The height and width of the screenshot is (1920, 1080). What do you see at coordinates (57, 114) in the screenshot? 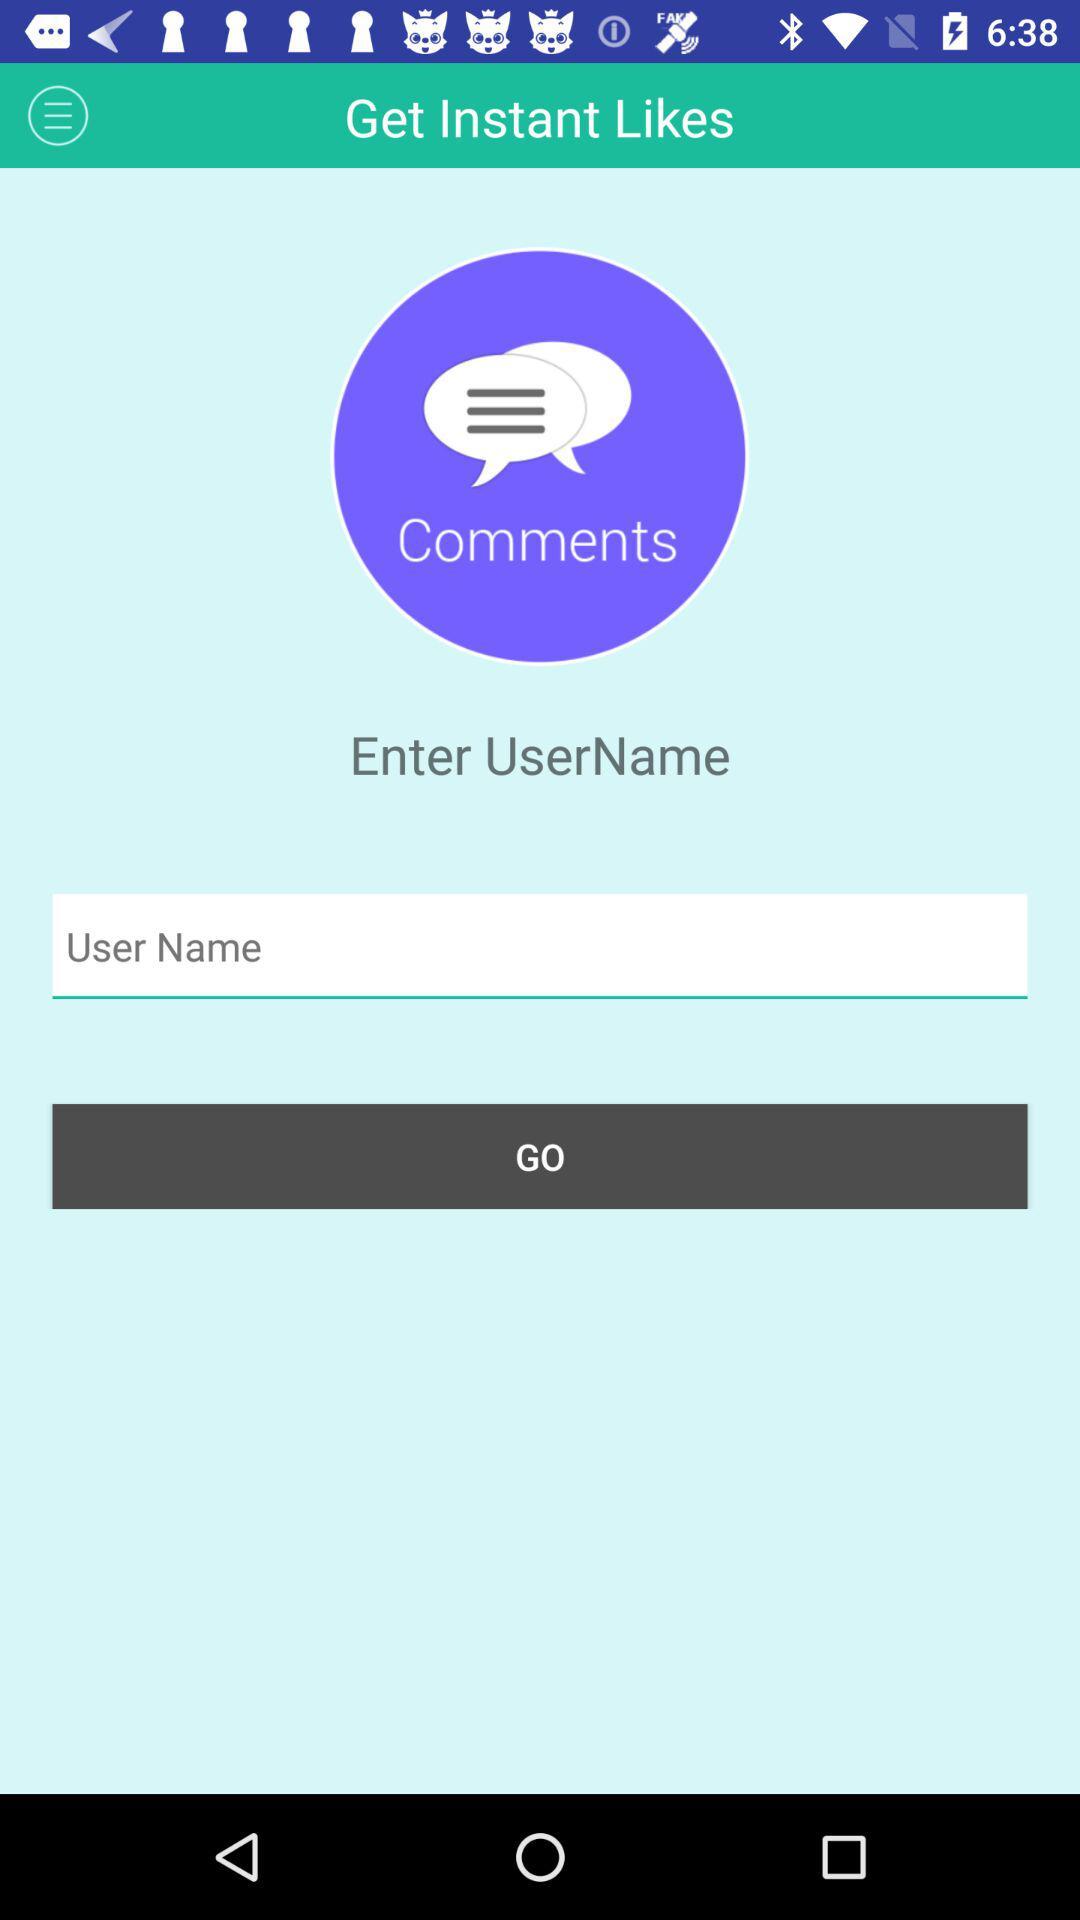
I see `the app to the left of the get instant likes item` at bounding box center [57, 114].